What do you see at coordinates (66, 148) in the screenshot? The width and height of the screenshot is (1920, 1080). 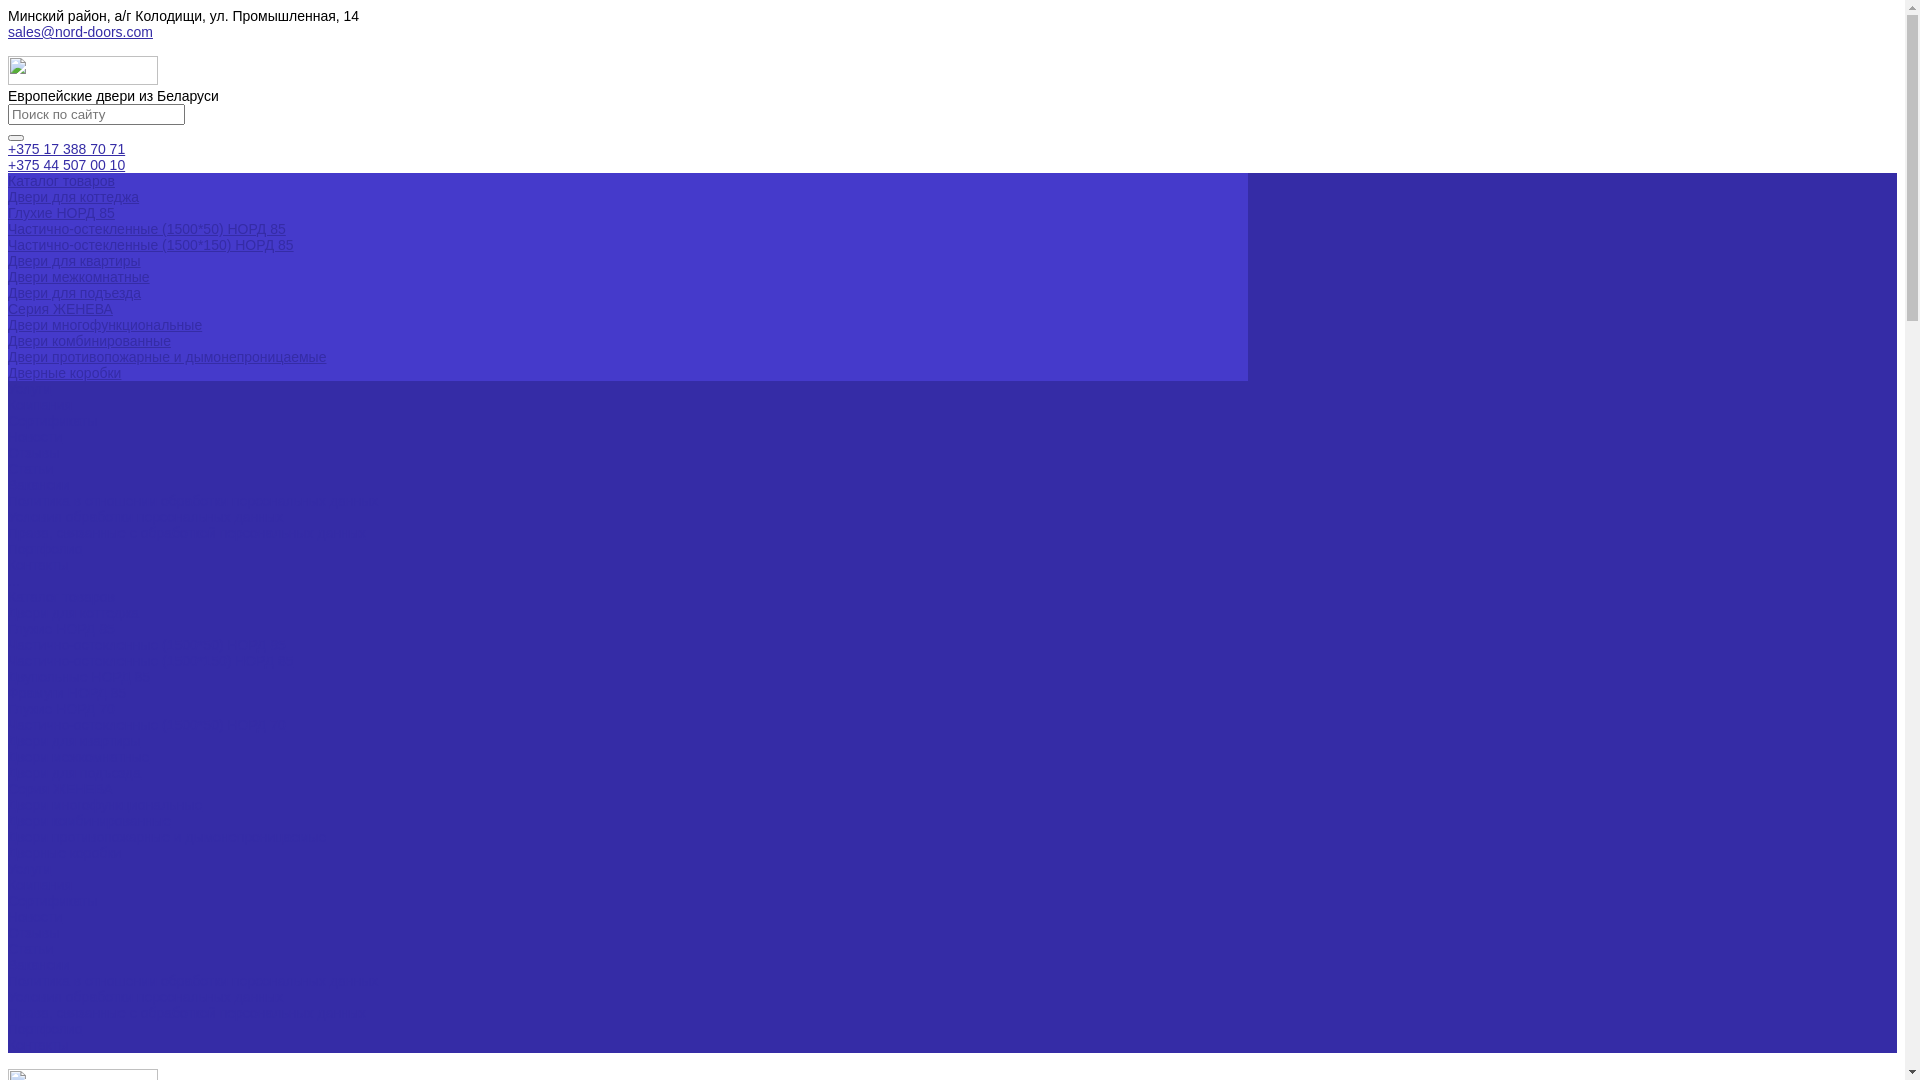 I see `'+375 17 388 70 71'` at bounding box center [66, 148].